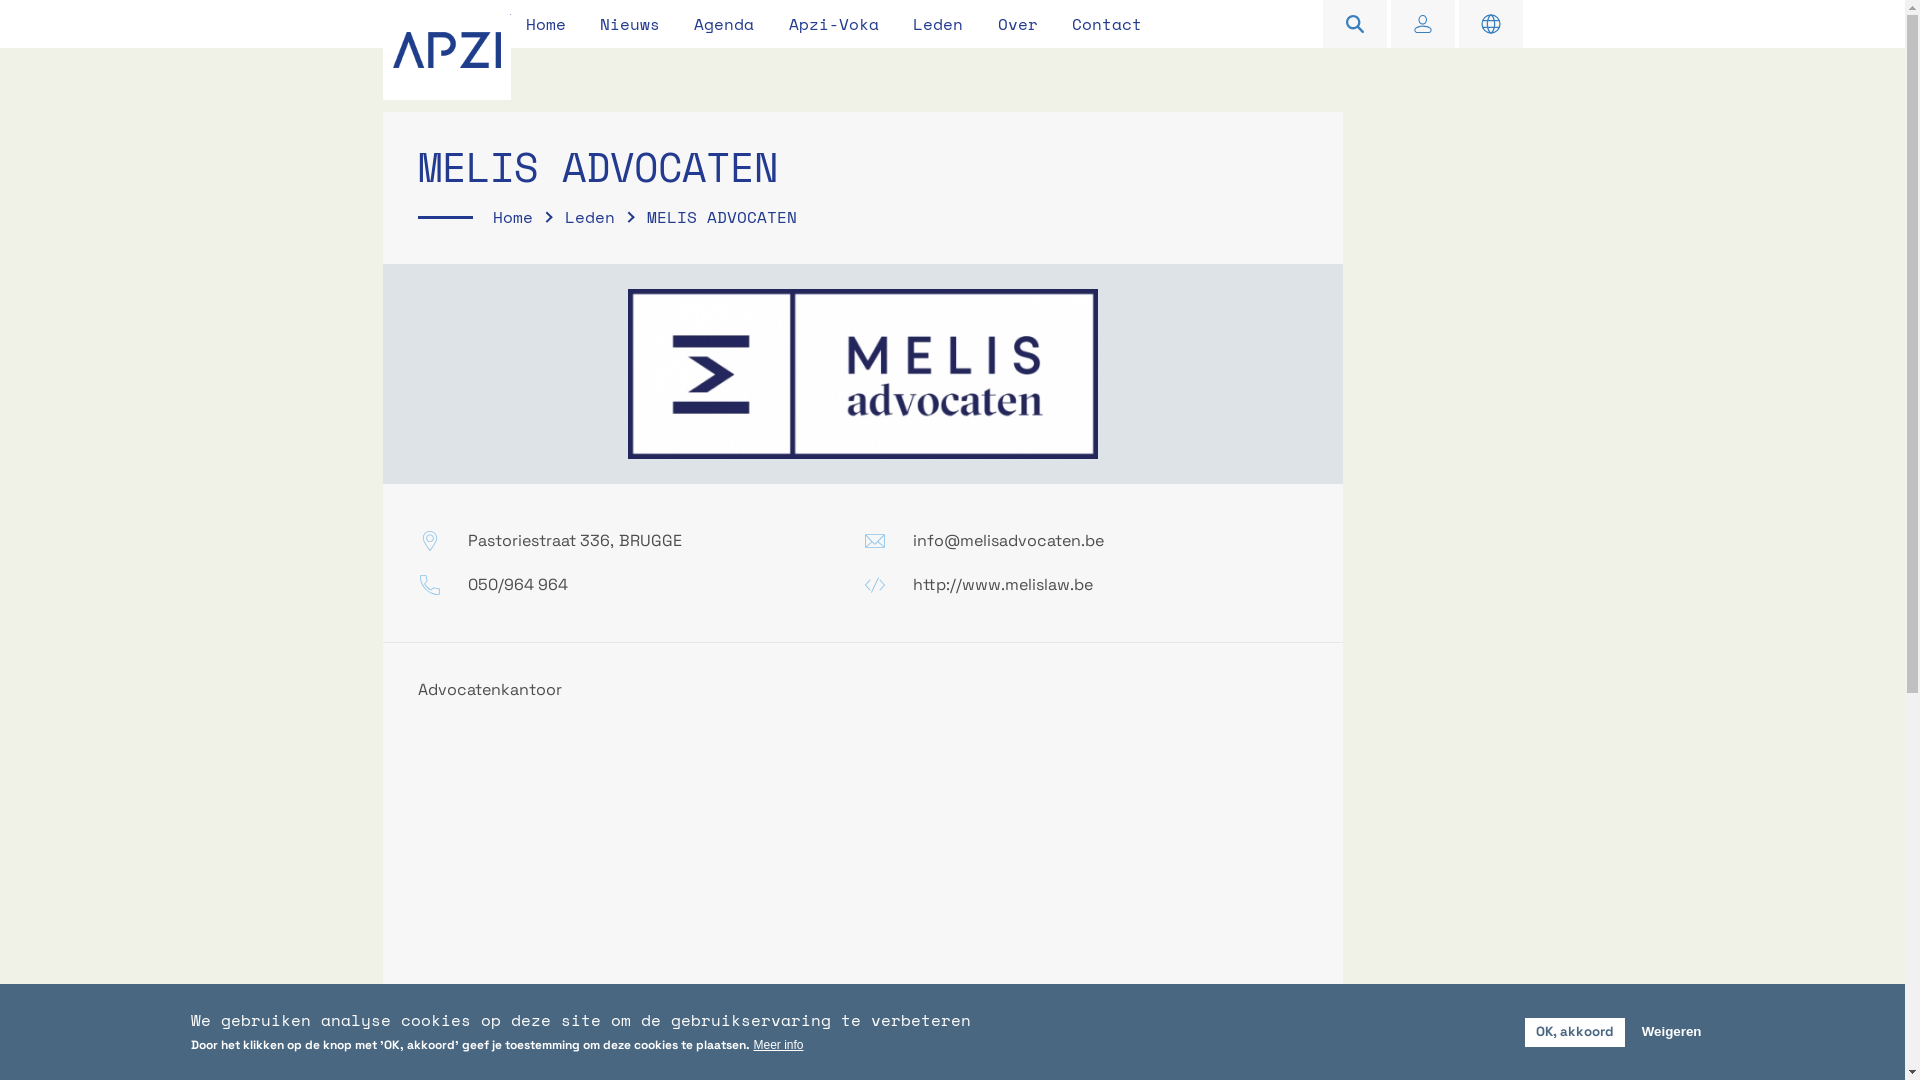 The image size is (1920, 1080). What do you see at coordinates (1002, 584) in the screenshot?
I see `'http://www.melislaw.be'` at bounding box center [1002, 584].